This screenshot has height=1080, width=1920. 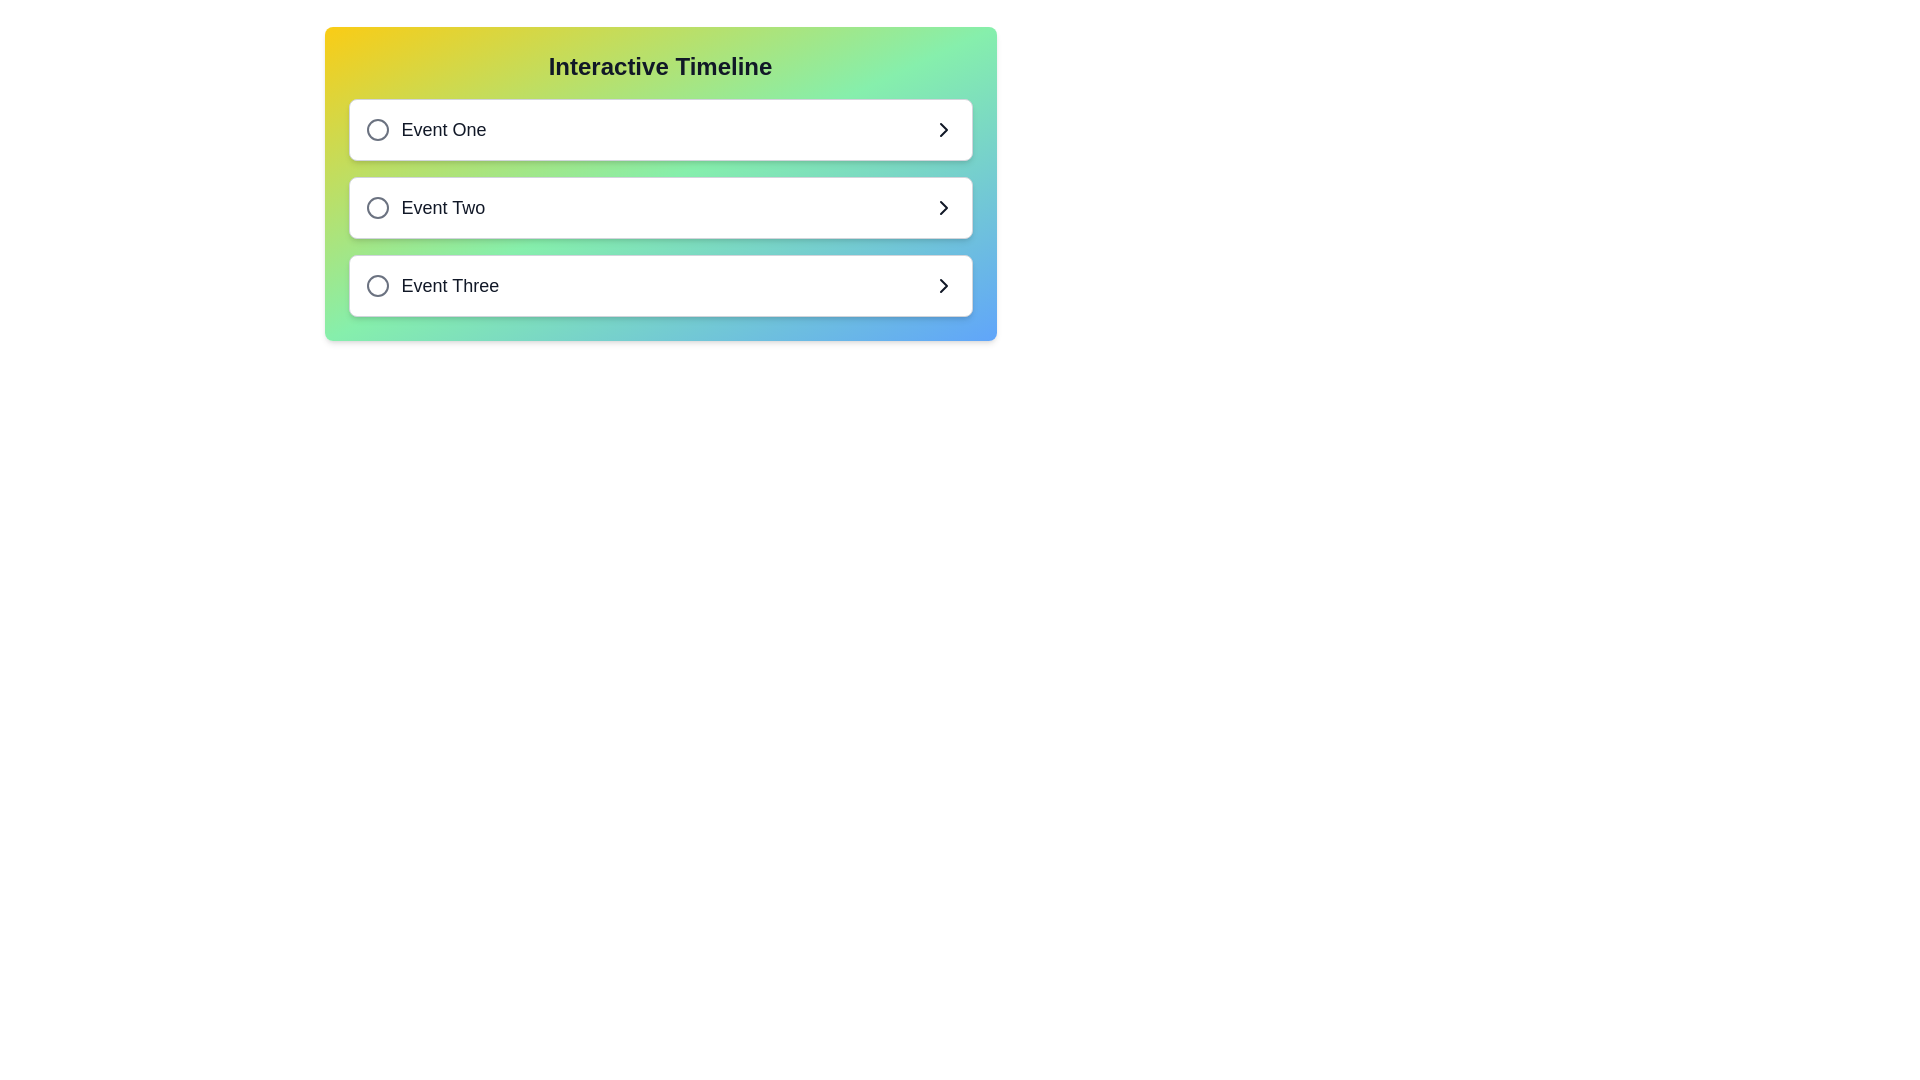 What do you see at coordinates (377, 208) in the screenshot?
I see `the indicator icon located` at bounding box center [377, 208].